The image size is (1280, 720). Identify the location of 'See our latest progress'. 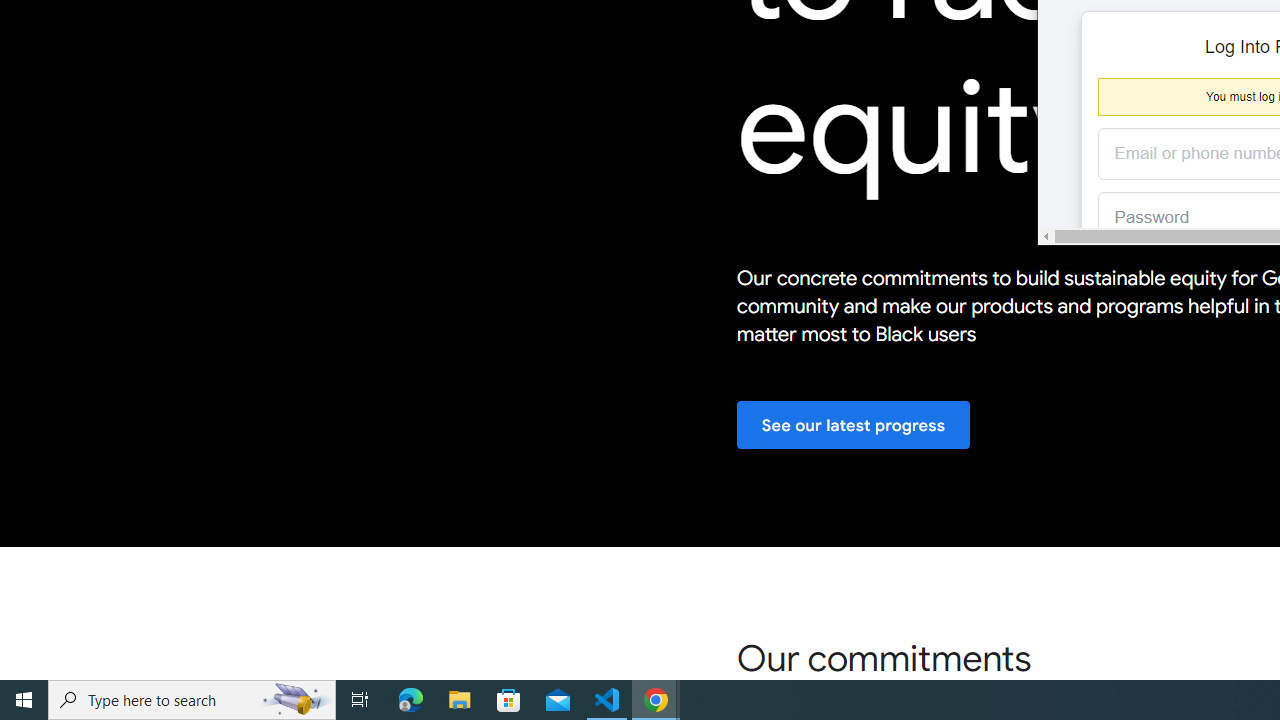
(853, 424).